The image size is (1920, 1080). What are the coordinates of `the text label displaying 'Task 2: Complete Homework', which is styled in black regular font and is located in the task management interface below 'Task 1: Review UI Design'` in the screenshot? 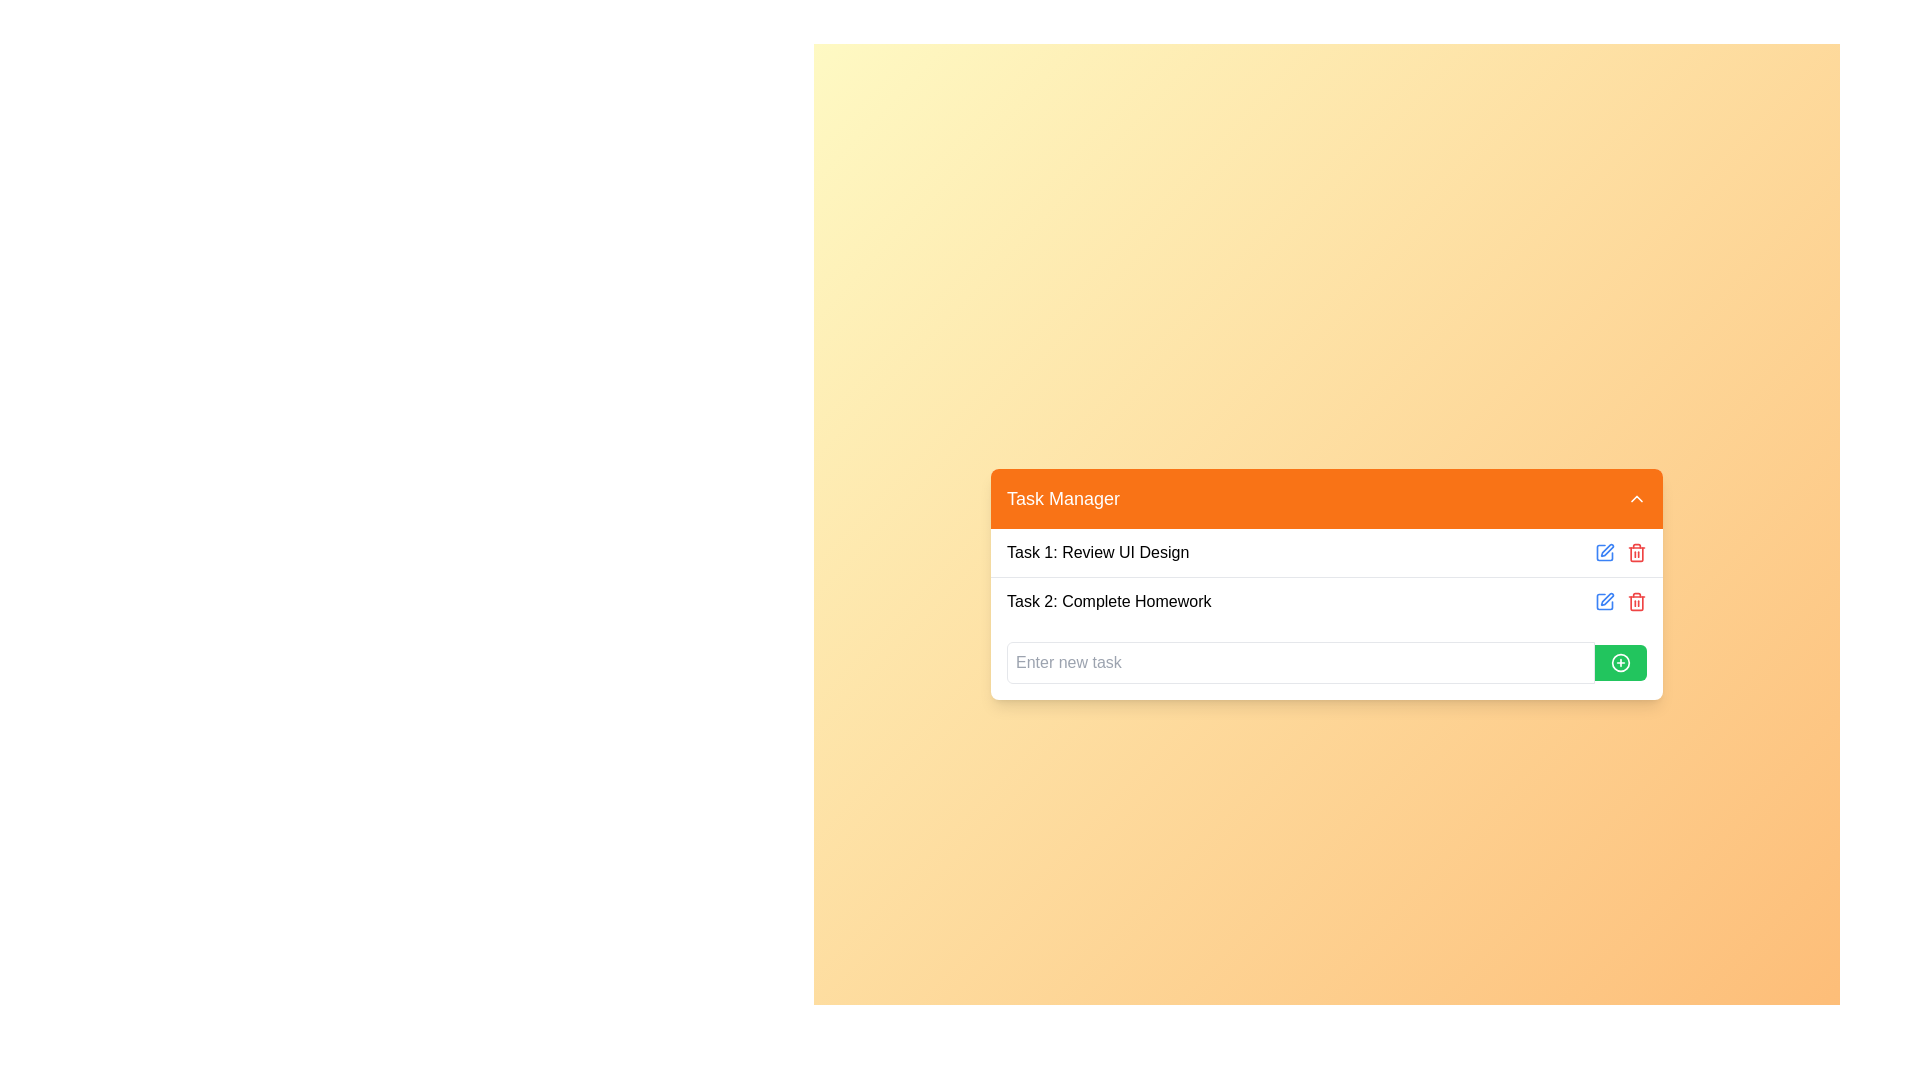 It's located at (1108, 600).